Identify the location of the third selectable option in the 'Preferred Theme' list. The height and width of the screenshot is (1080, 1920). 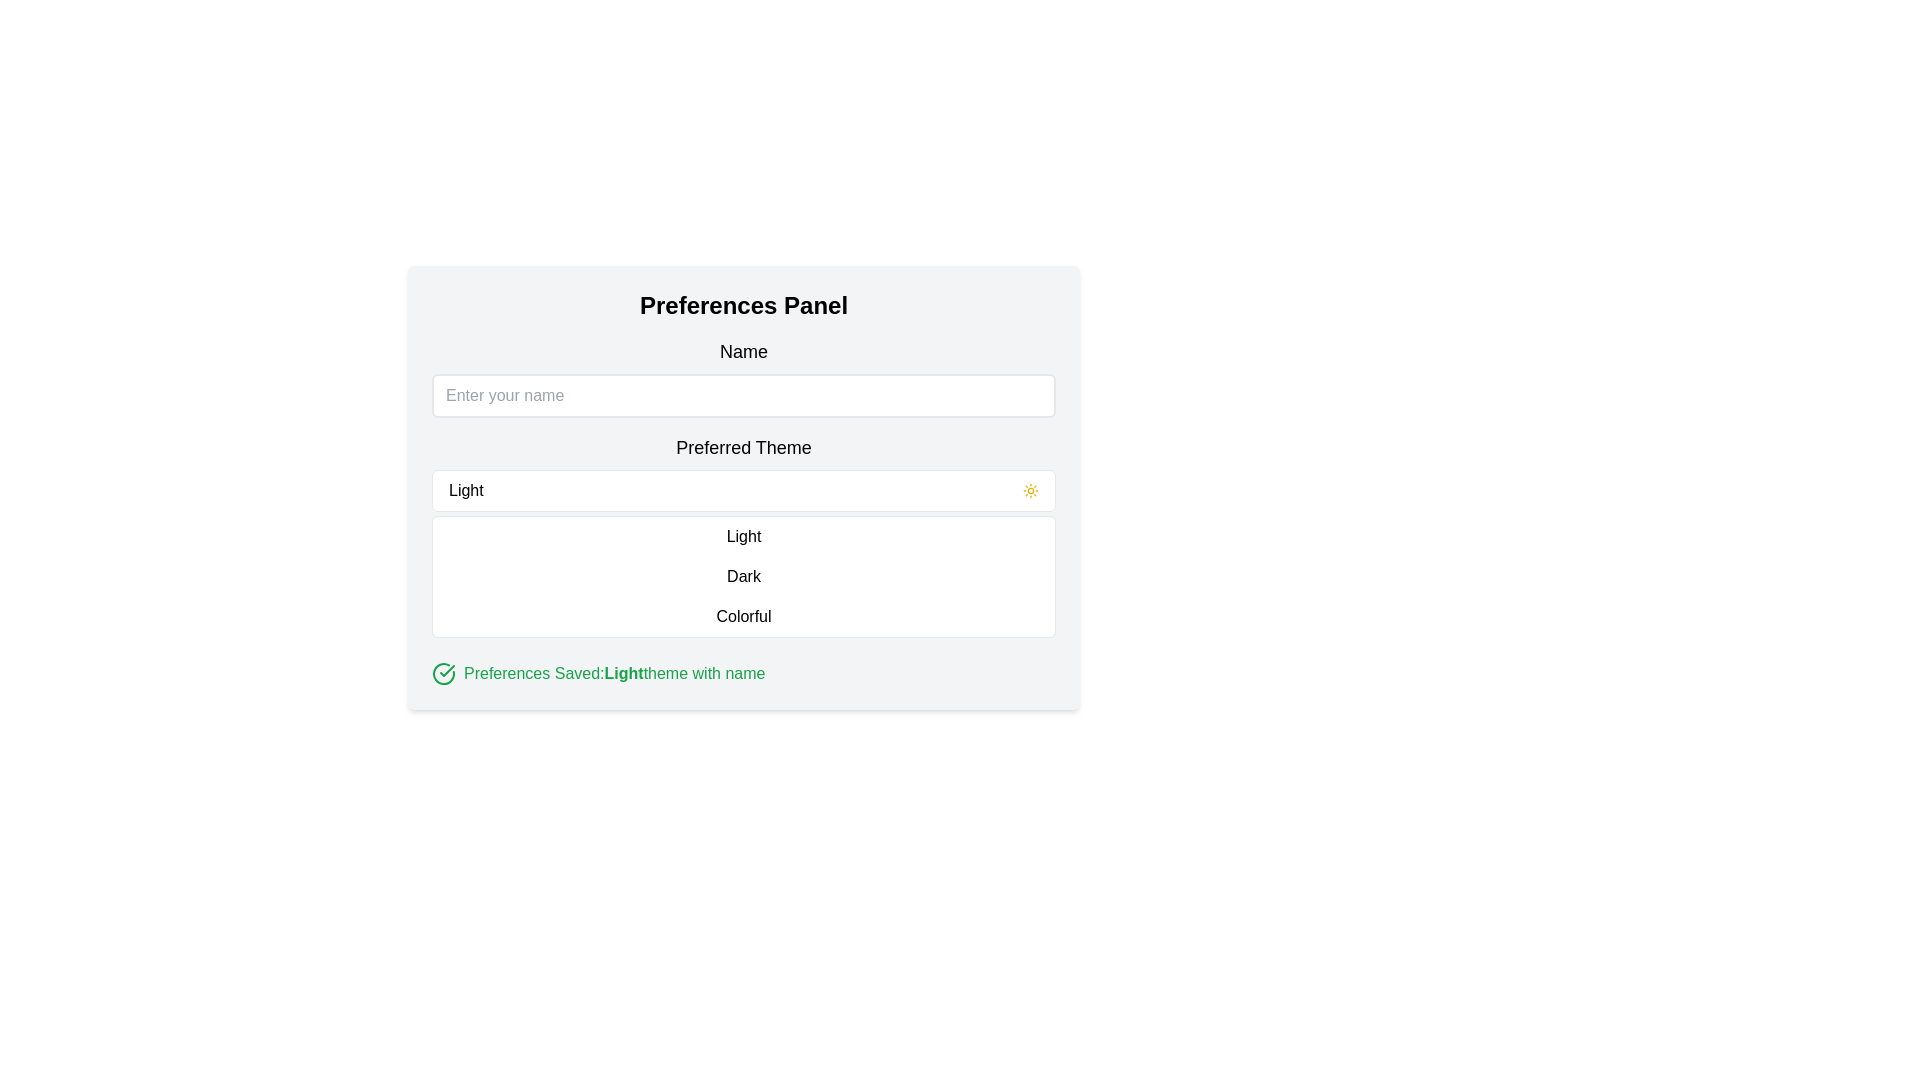
(743, 616).